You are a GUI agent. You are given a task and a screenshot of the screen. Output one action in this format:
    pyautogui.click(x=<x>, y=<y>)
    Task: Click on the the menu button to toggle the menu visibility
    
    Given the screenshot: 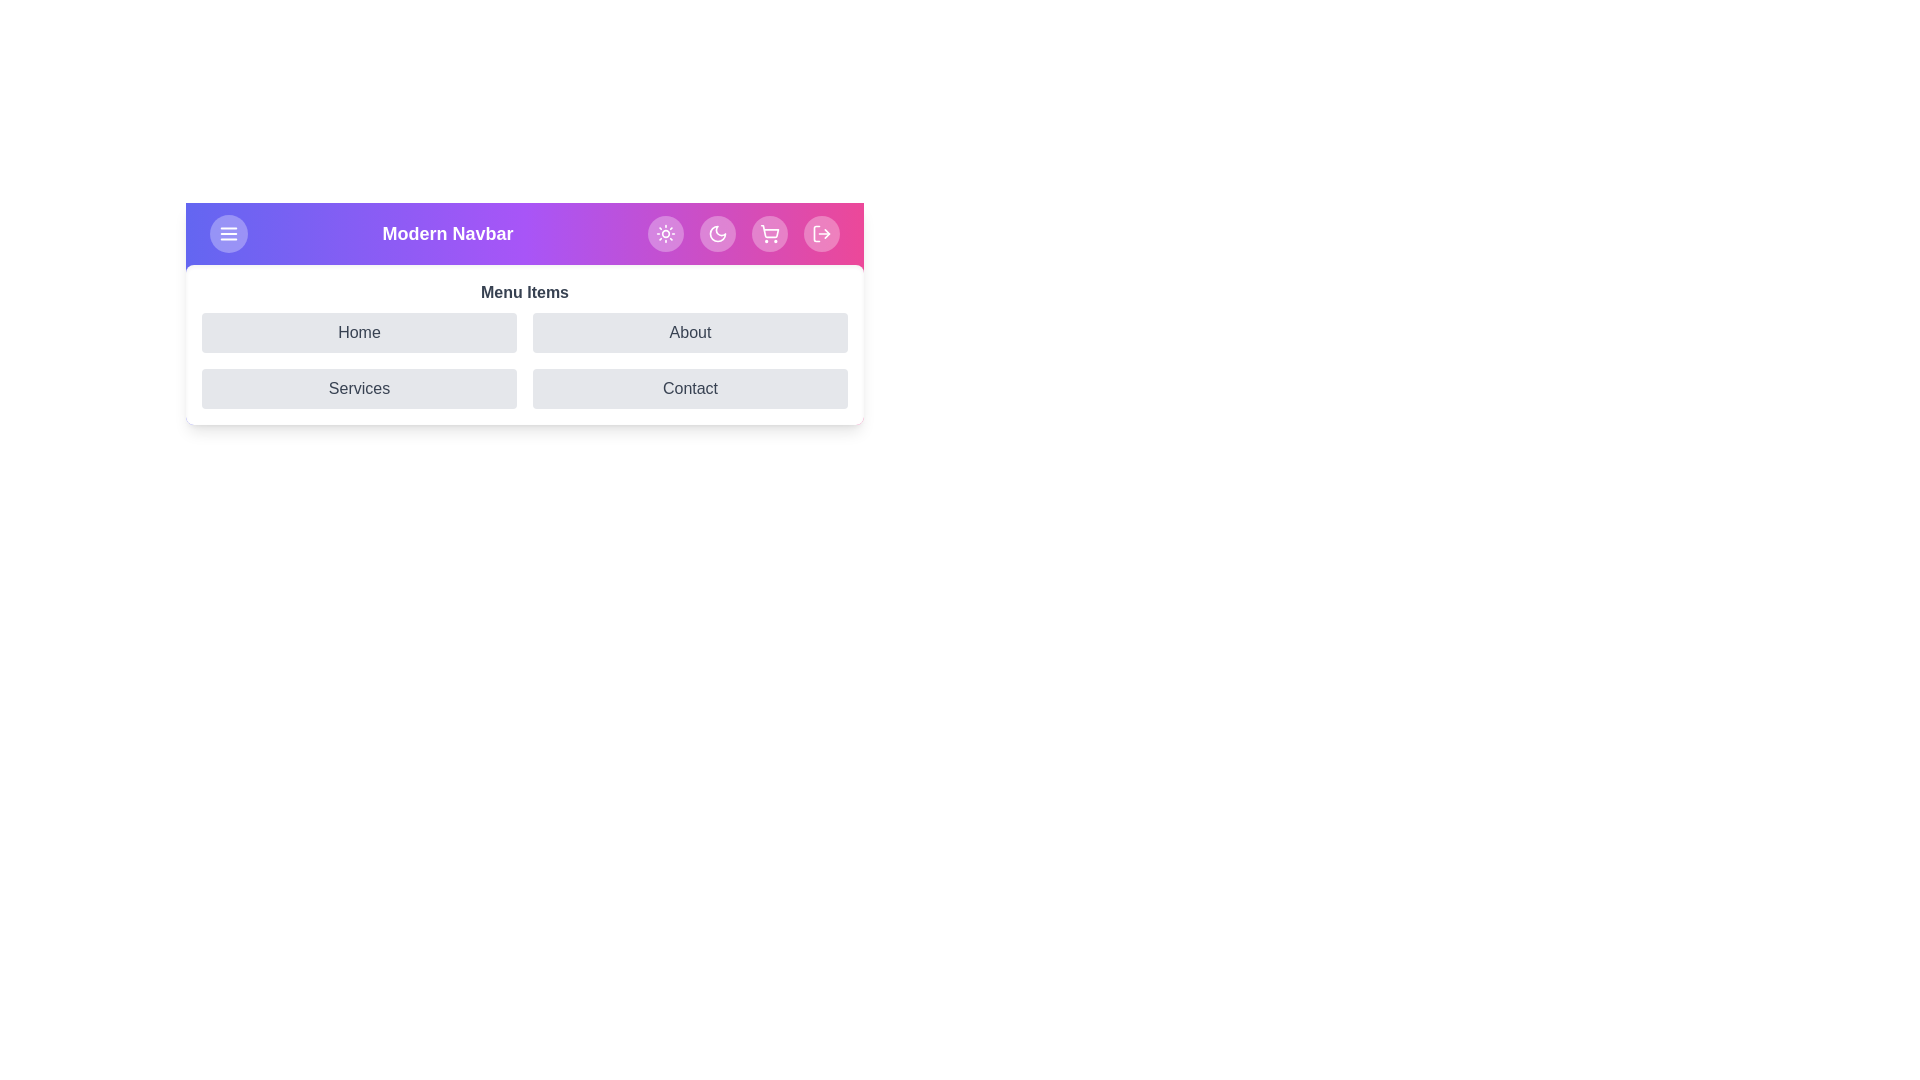 What is the action you would take?
    pyautogui.click(x=229, y=233)
    